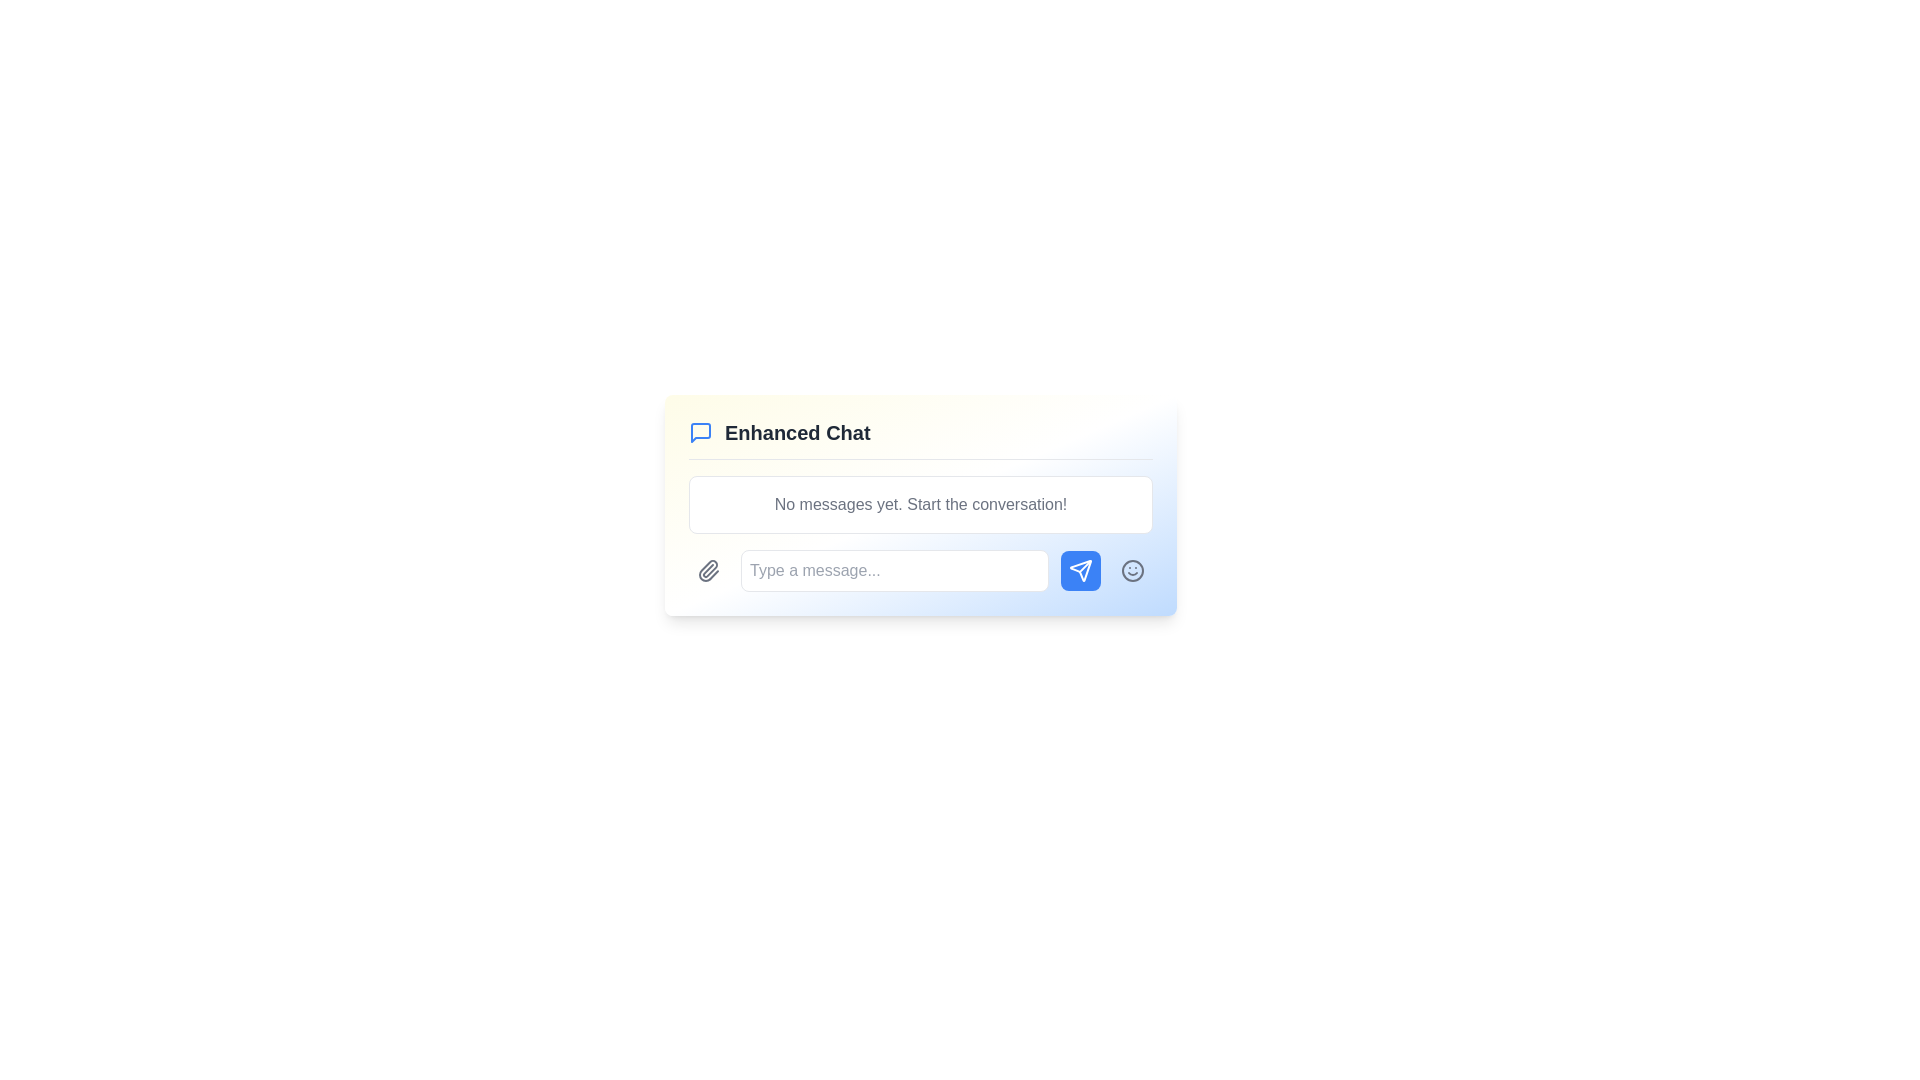 The height and width of the screenshot is (1080, 1920). What do you see at coordinates (709, 570) in the screenshot?
I see `the file attachment button located` at bounding box center [709, 570].